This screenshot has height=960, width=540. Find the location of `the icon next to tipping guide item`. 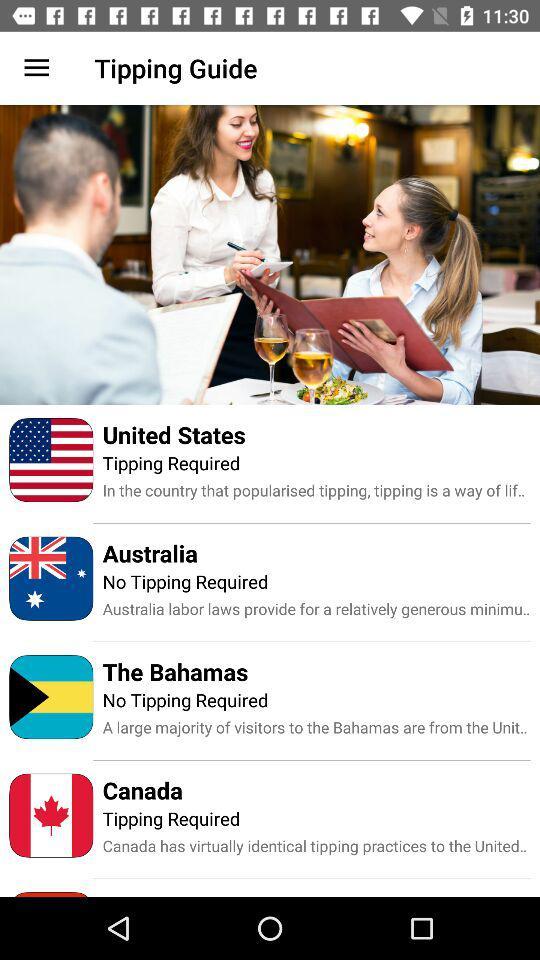

the icon next to tipping guide item is located at coordinates (36, 68).